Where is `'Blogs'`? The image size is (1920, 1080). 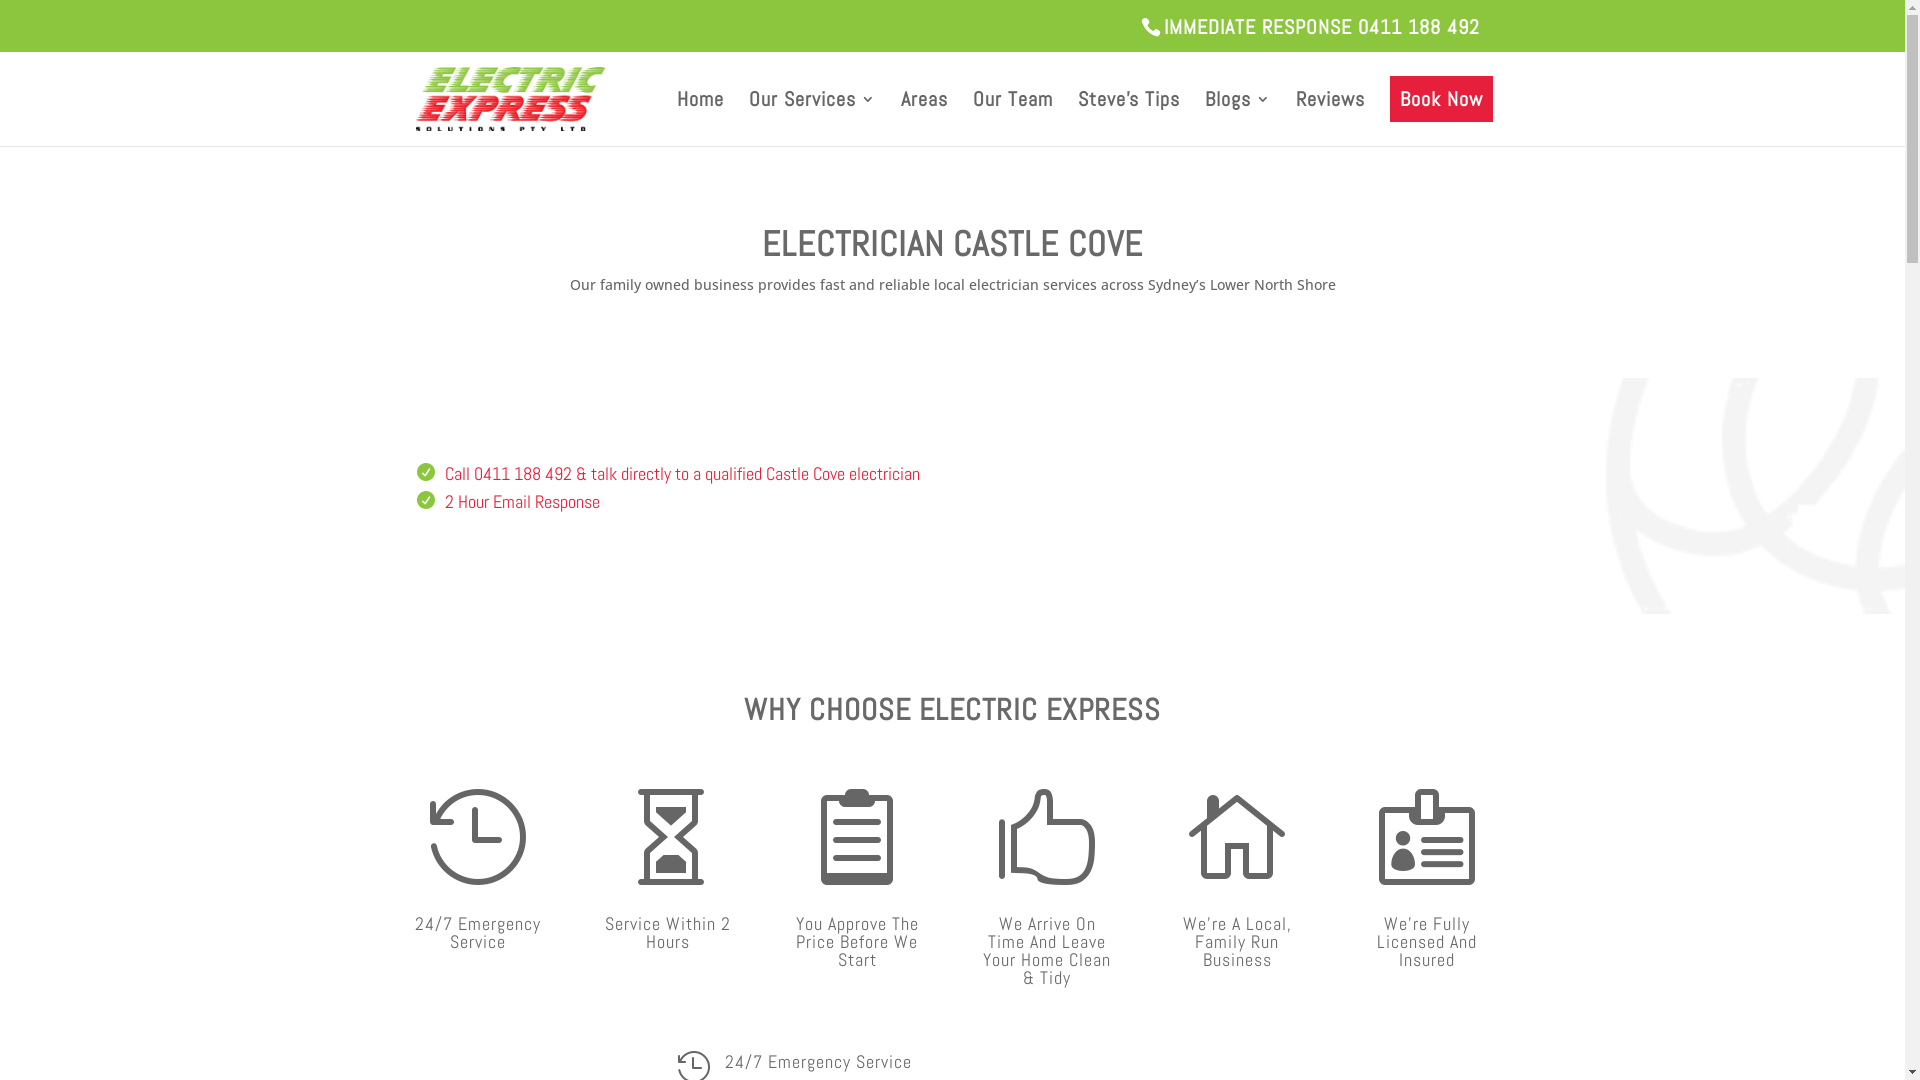
'Blogs' is located at coordinates (1236, 119).